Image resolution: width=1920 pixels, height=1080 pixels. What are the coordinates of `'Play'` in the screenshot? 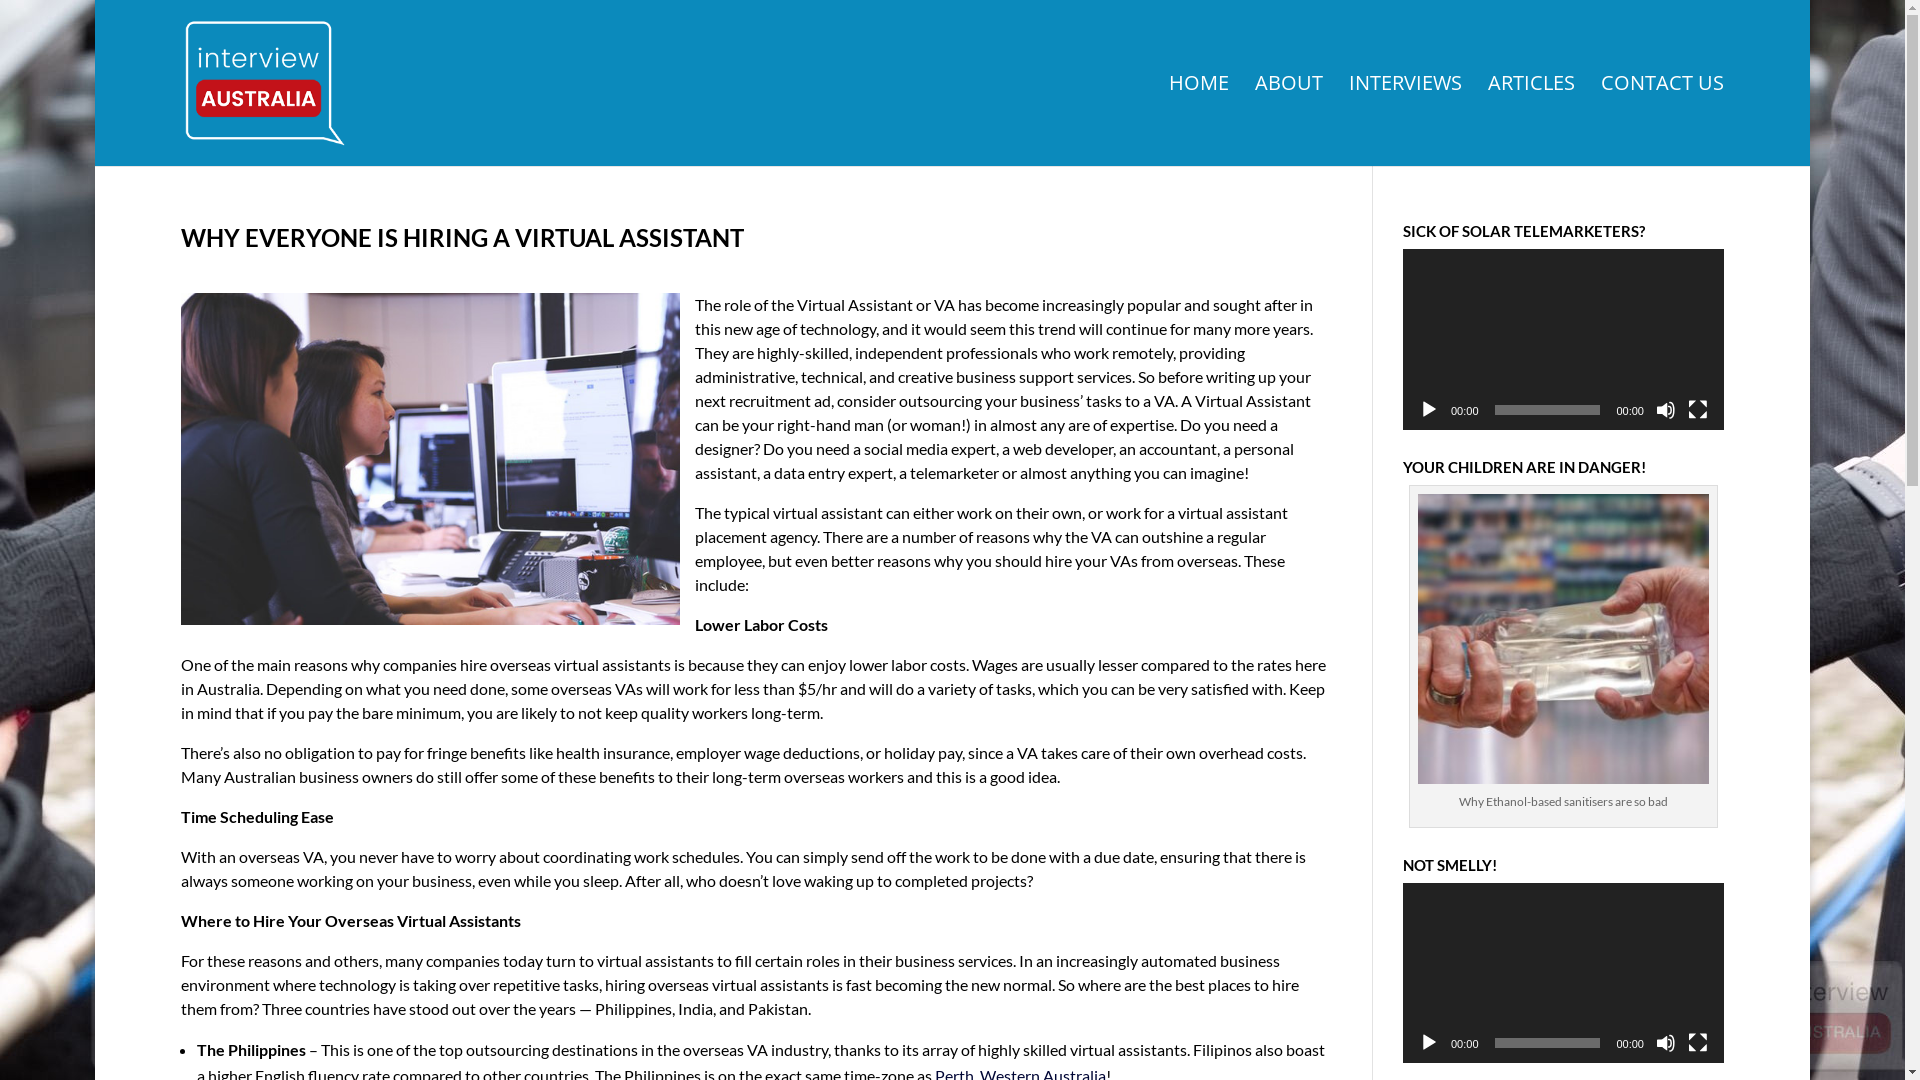 It's located at (1428, 408).